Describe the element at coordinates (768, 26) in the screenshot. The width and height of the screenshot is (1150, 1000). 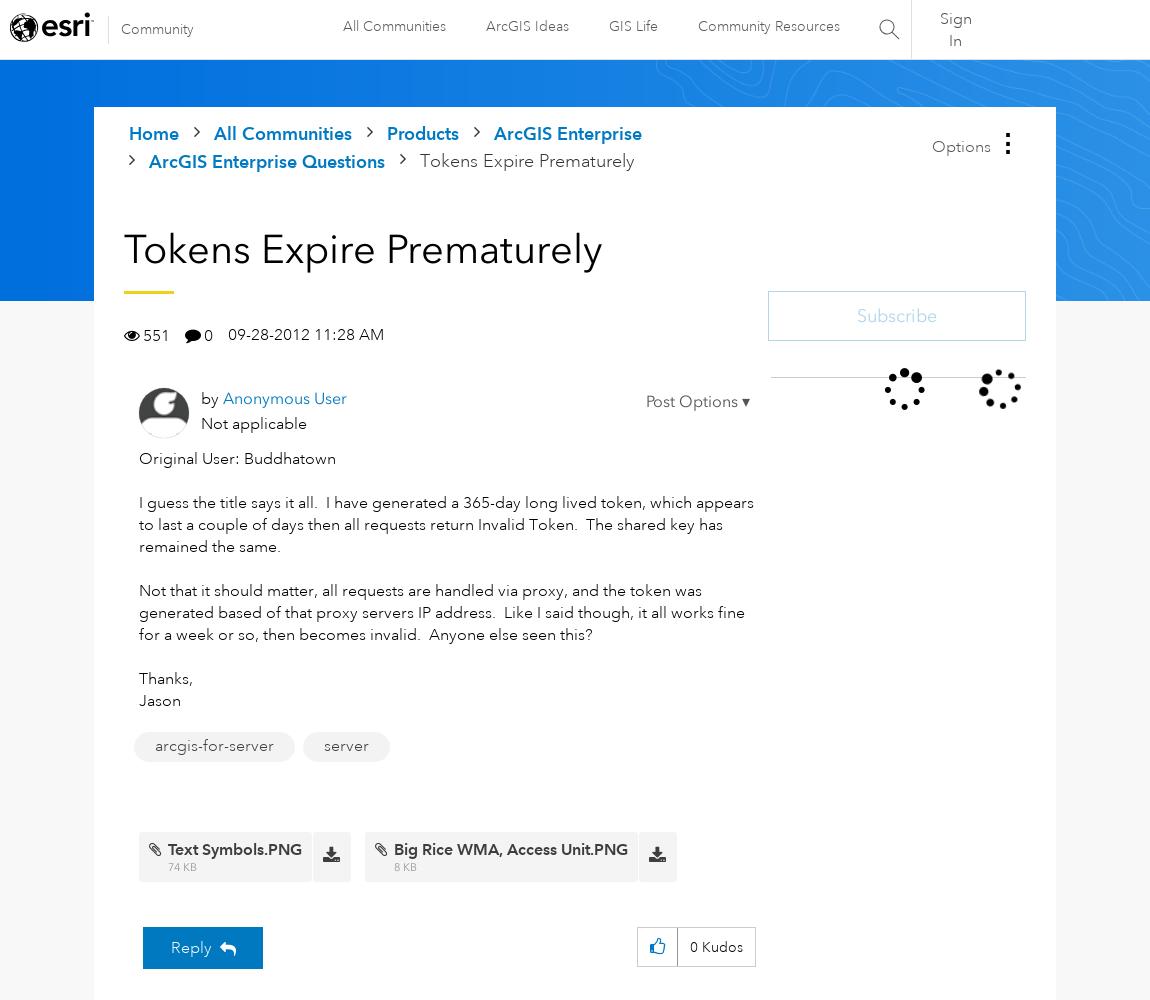
I see `'Community Resources'` at that location.